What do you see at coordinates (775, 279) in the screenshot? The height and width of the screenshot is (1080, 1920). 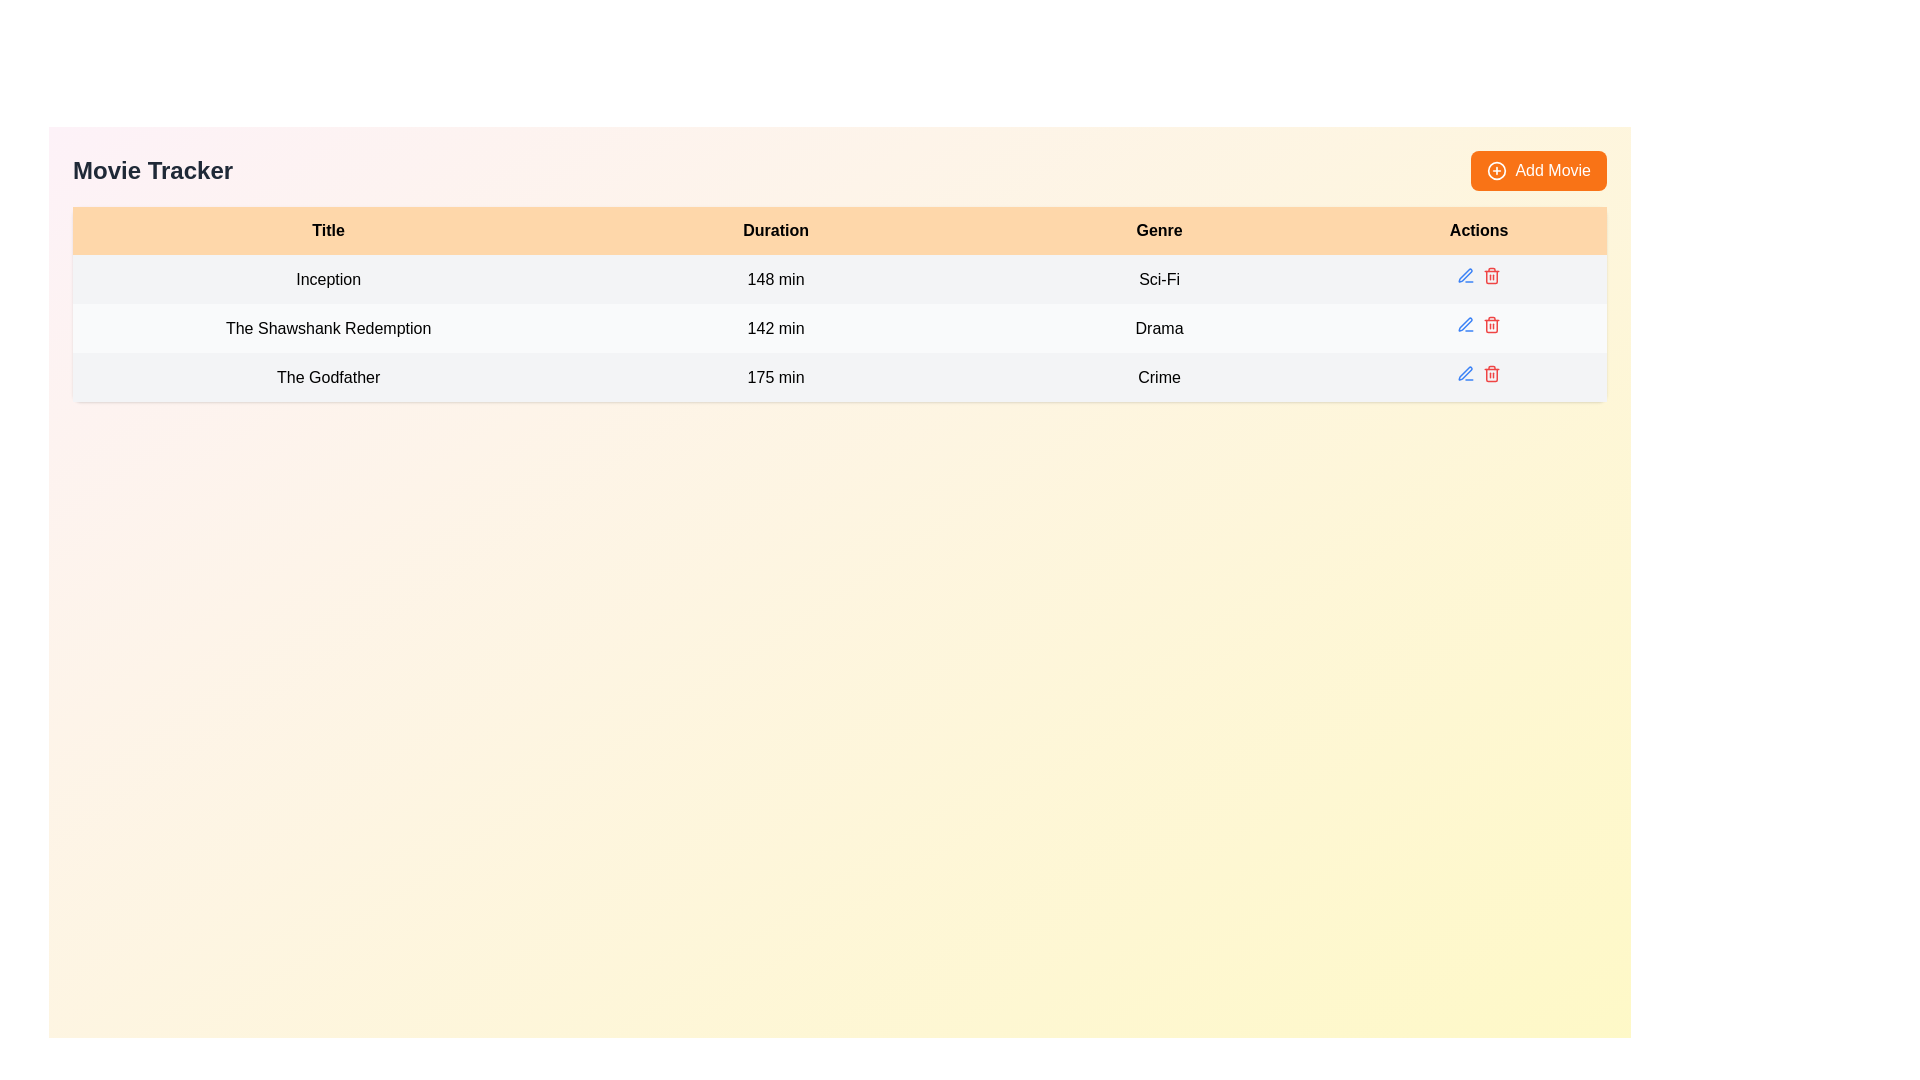 I see `the text display showing '148 min' in the duration column of the row for the movie 'Inception'` at bounding box center [775, 279].